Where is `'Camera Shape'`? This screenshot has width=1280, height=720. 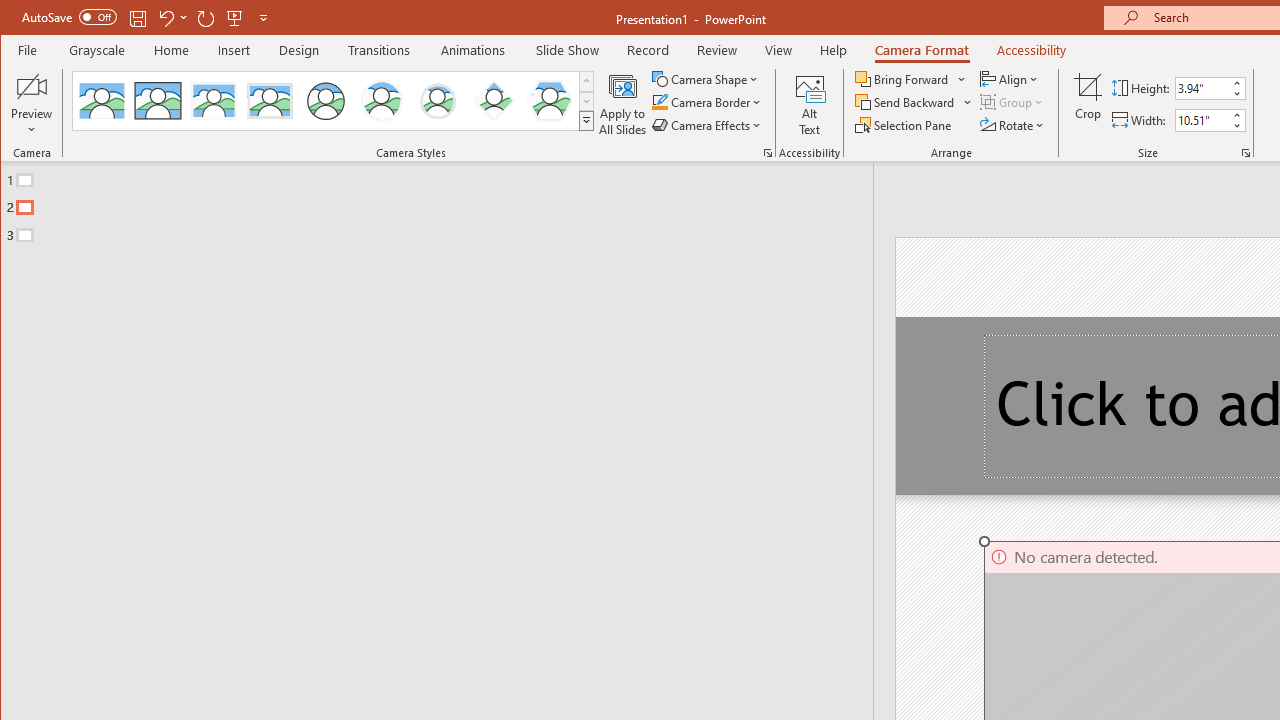 'Camera Shape' is located at coordinates (707, 78).